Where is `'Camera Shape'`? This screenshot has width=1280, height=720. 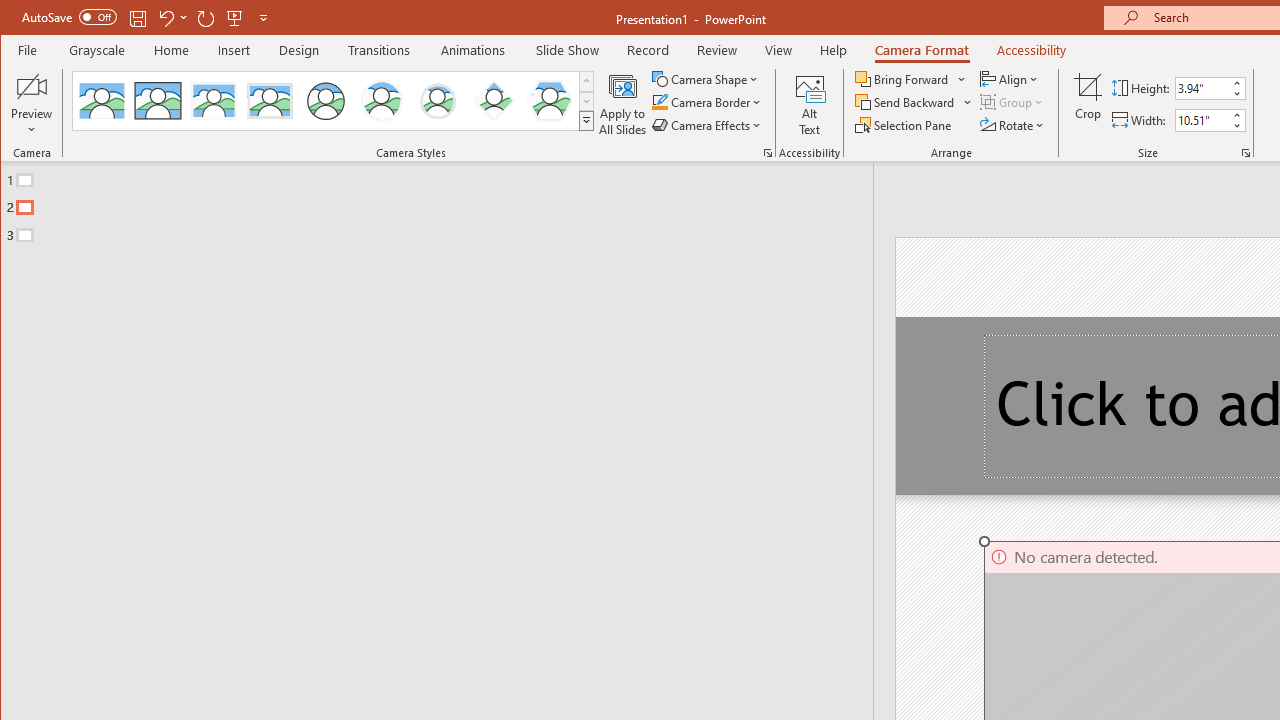 'Camera Shape' is located at coordinates (707, 78).